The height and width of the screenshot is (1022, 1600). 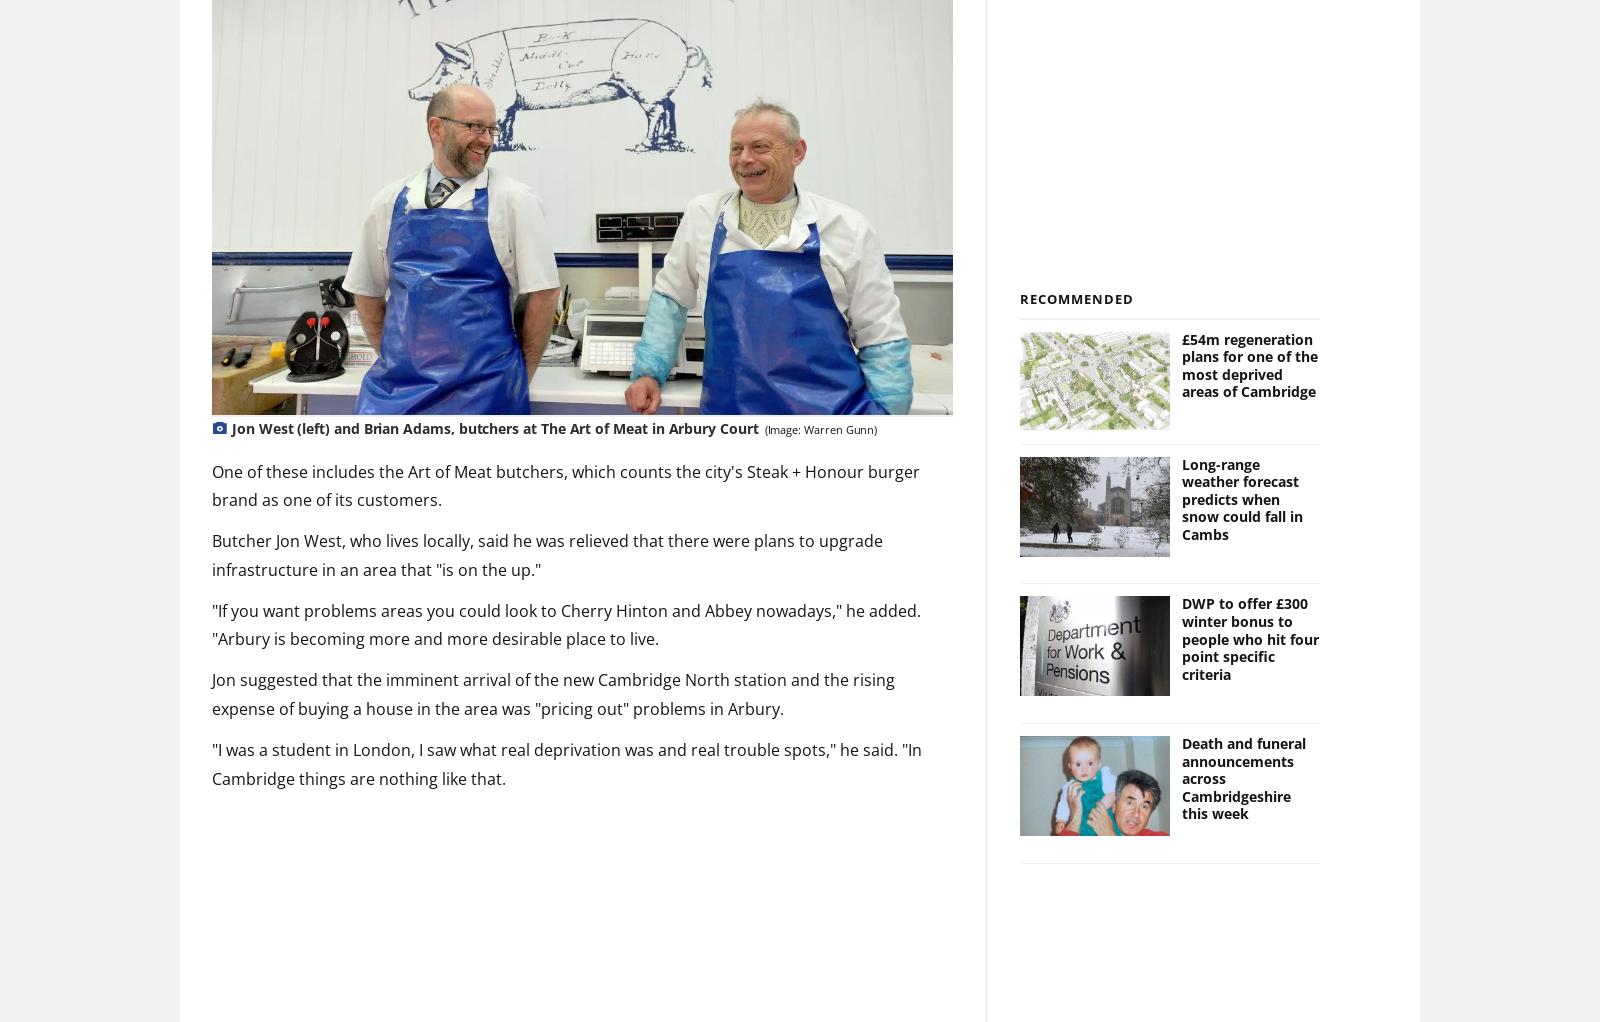 I want to click on 'Recommended', so click(x=1076, y=297).